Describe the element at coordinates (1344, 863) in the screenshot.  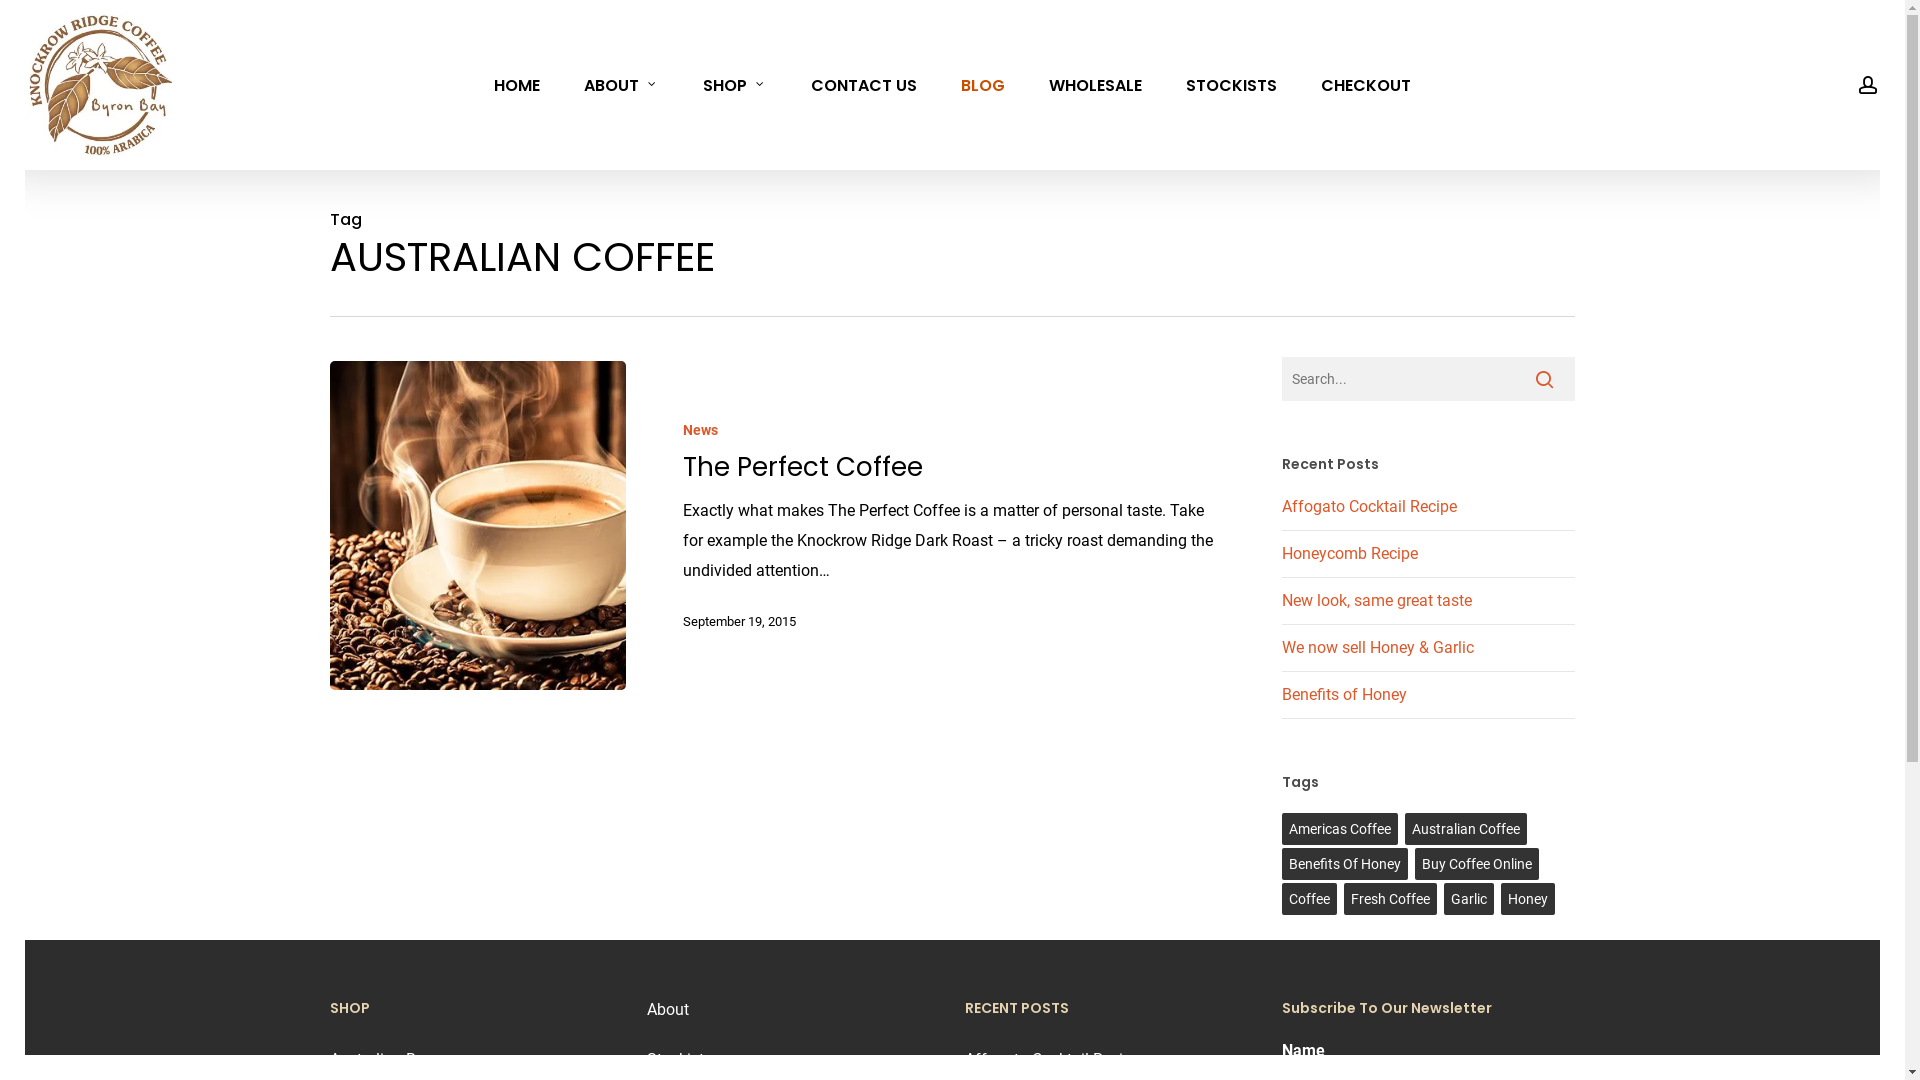
I see `'Benefits Of Honey'` at that location.